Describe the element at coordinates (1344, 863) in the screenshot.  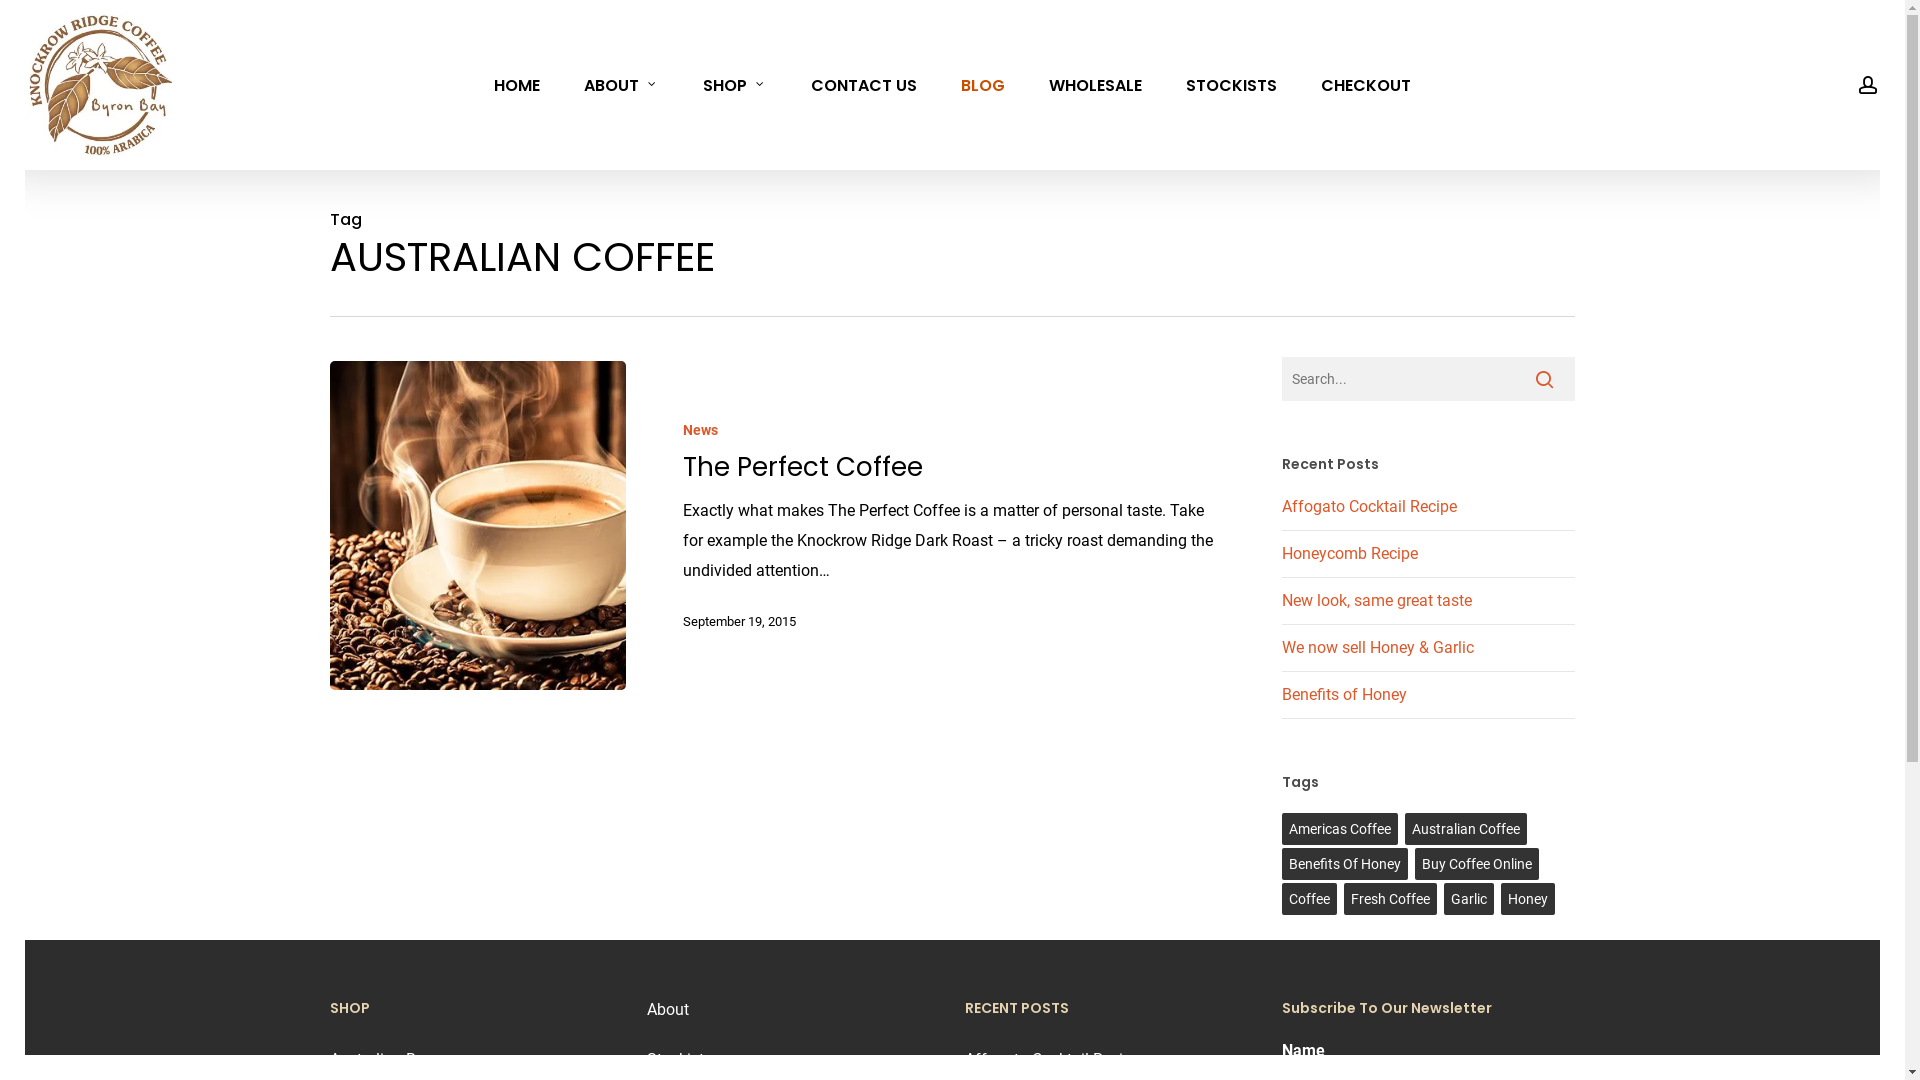
I see `'Benefits Of Honey'` at that location.